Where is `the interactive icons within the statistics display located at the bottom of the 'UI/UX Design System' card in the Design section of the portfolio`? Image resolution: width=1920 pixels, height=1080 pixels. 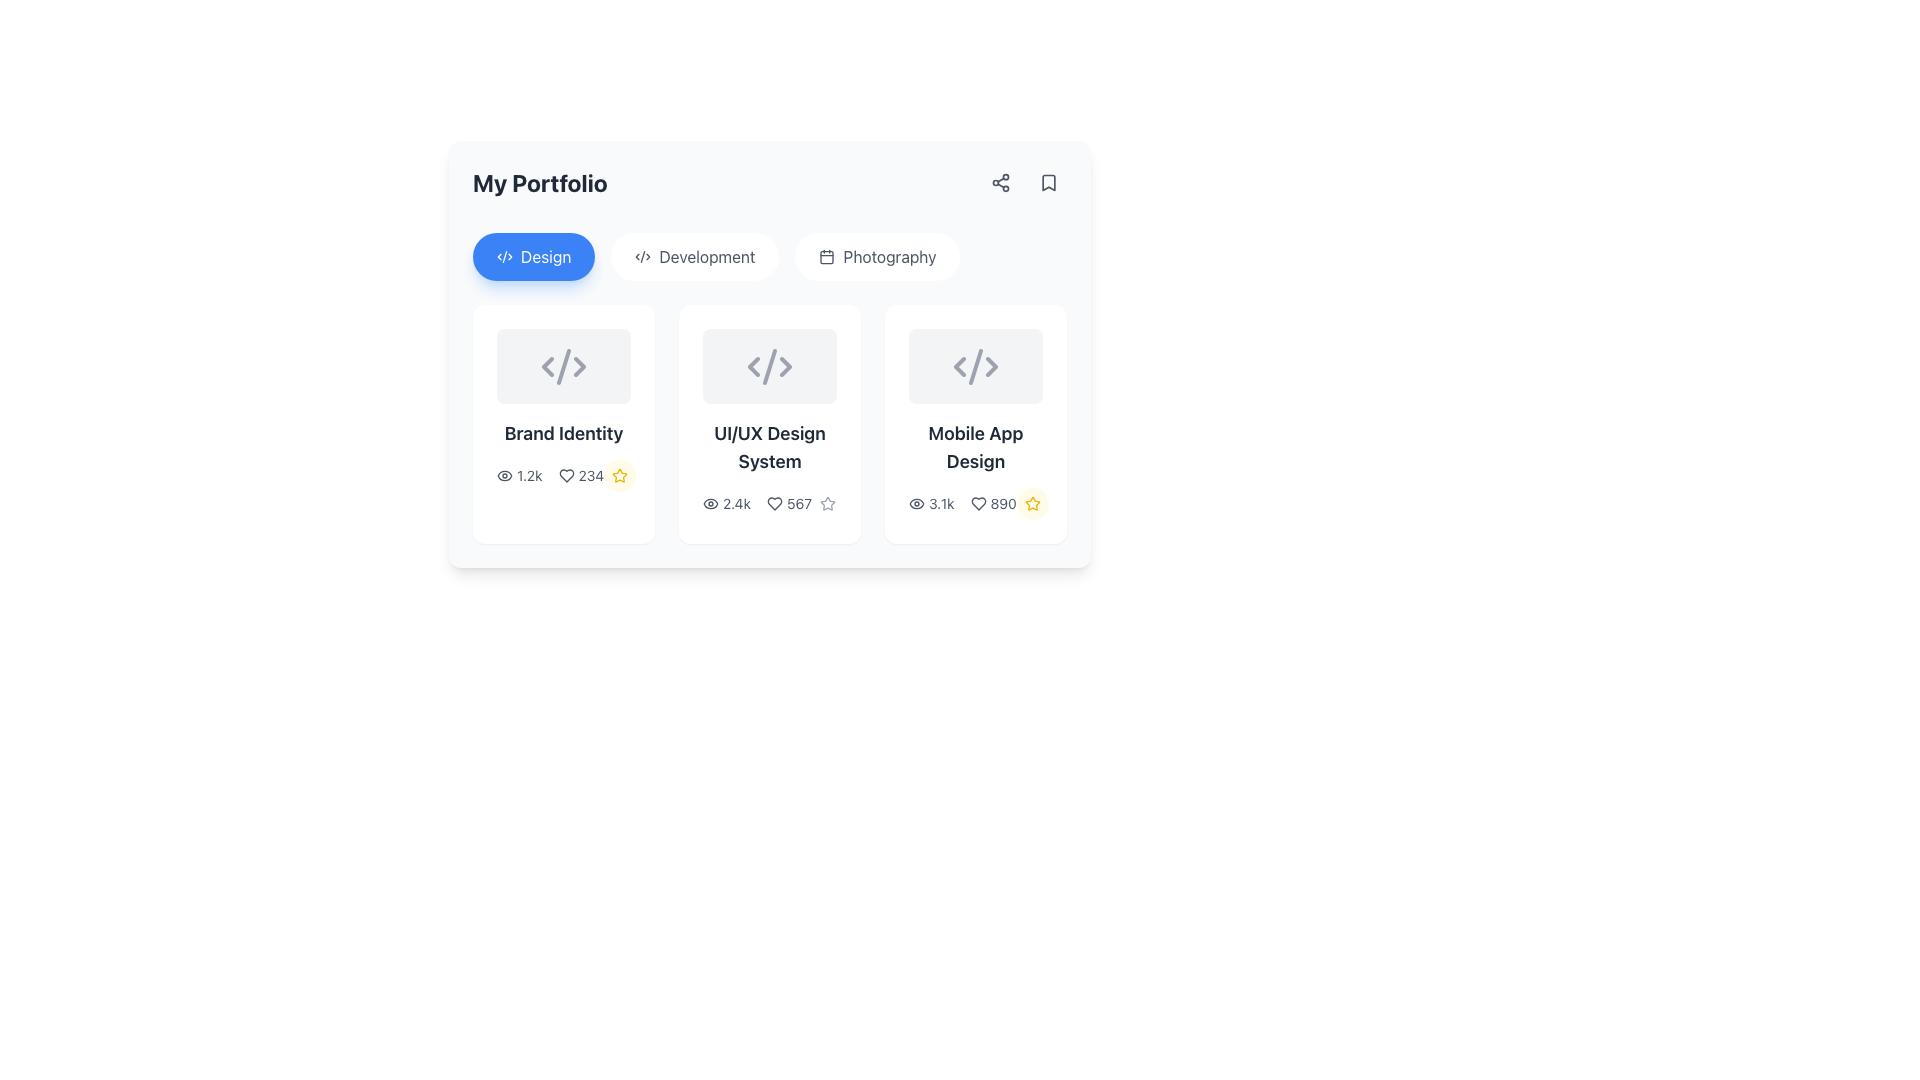 the interactive icons within the statistics display located at the bottom of the 'UI/UX Design System' card in the Design section of the portfolio is located at coordinates (756, 503).